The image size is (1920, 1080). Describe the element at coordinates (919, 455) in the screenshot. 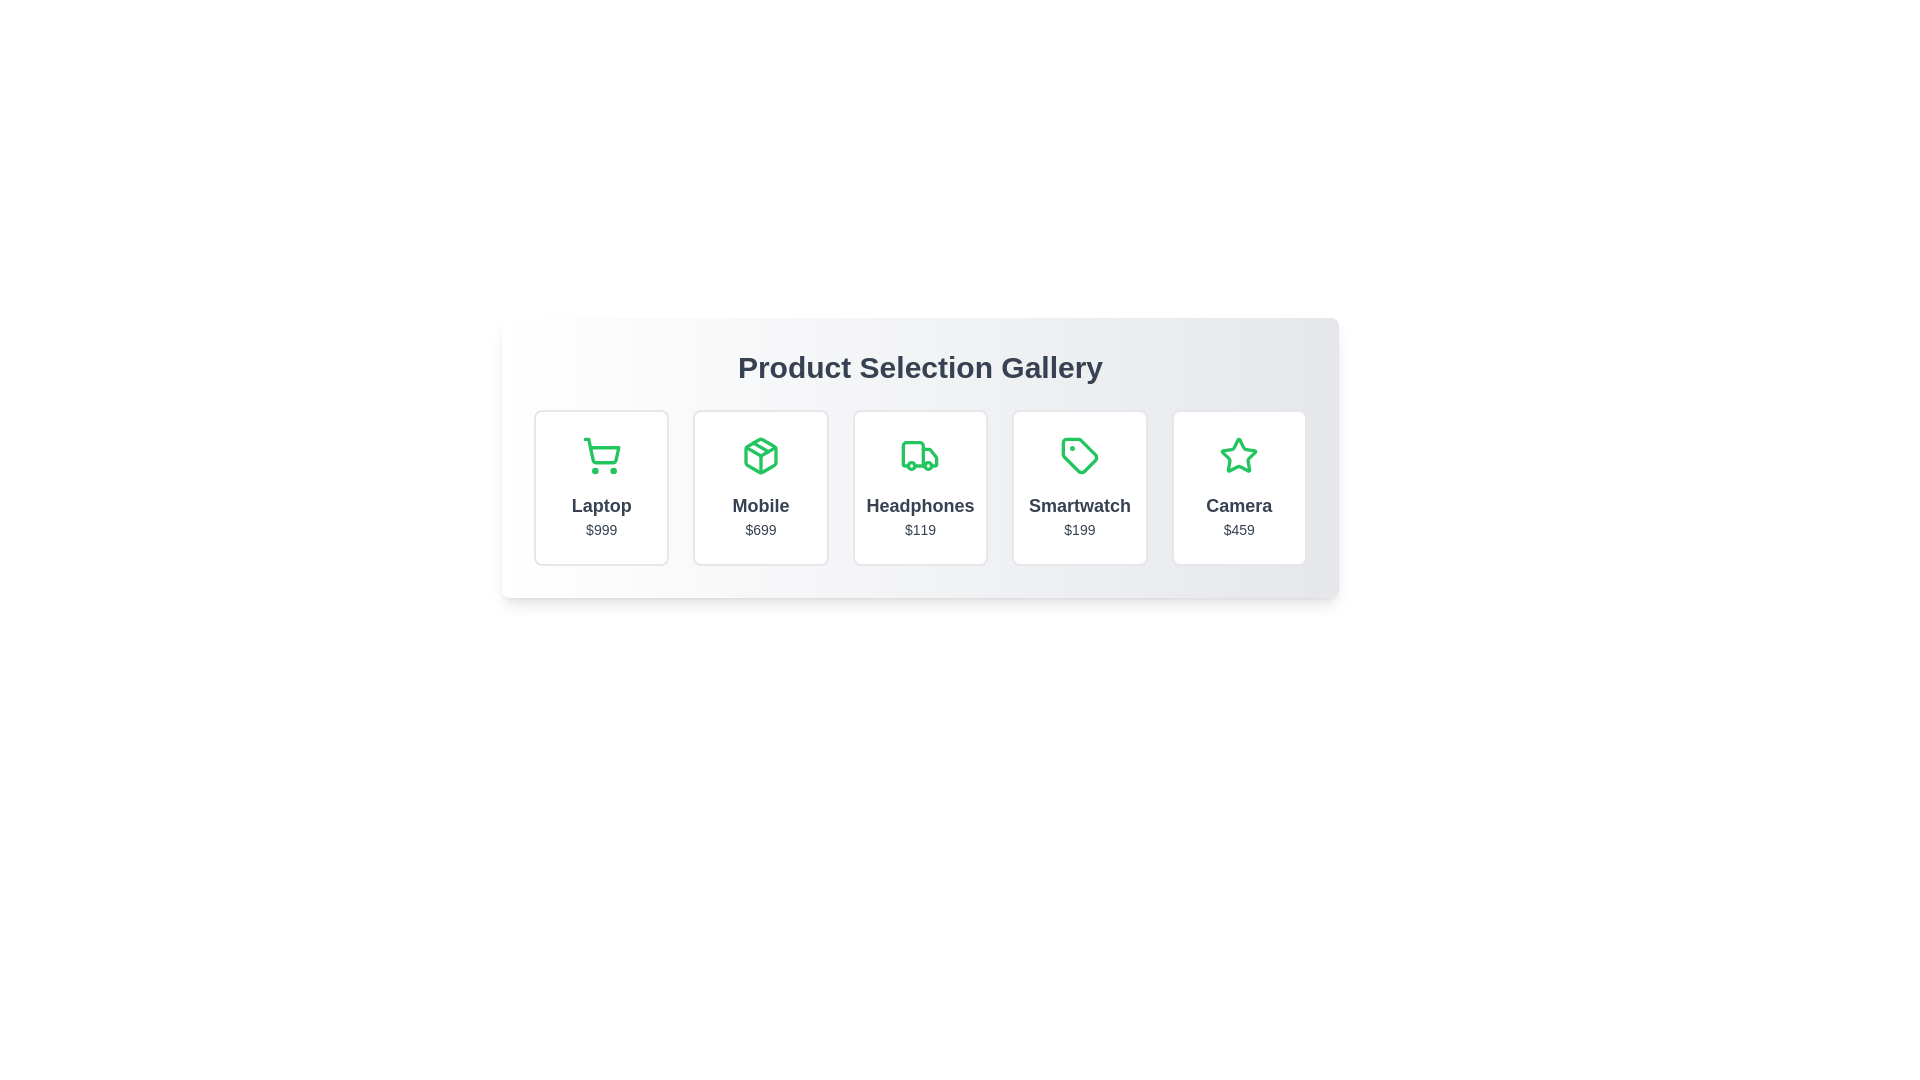

I see `the delivery truck icon, which is located above the text 'Headphones' and '$119' in the third item of the product selection grid` at that location.